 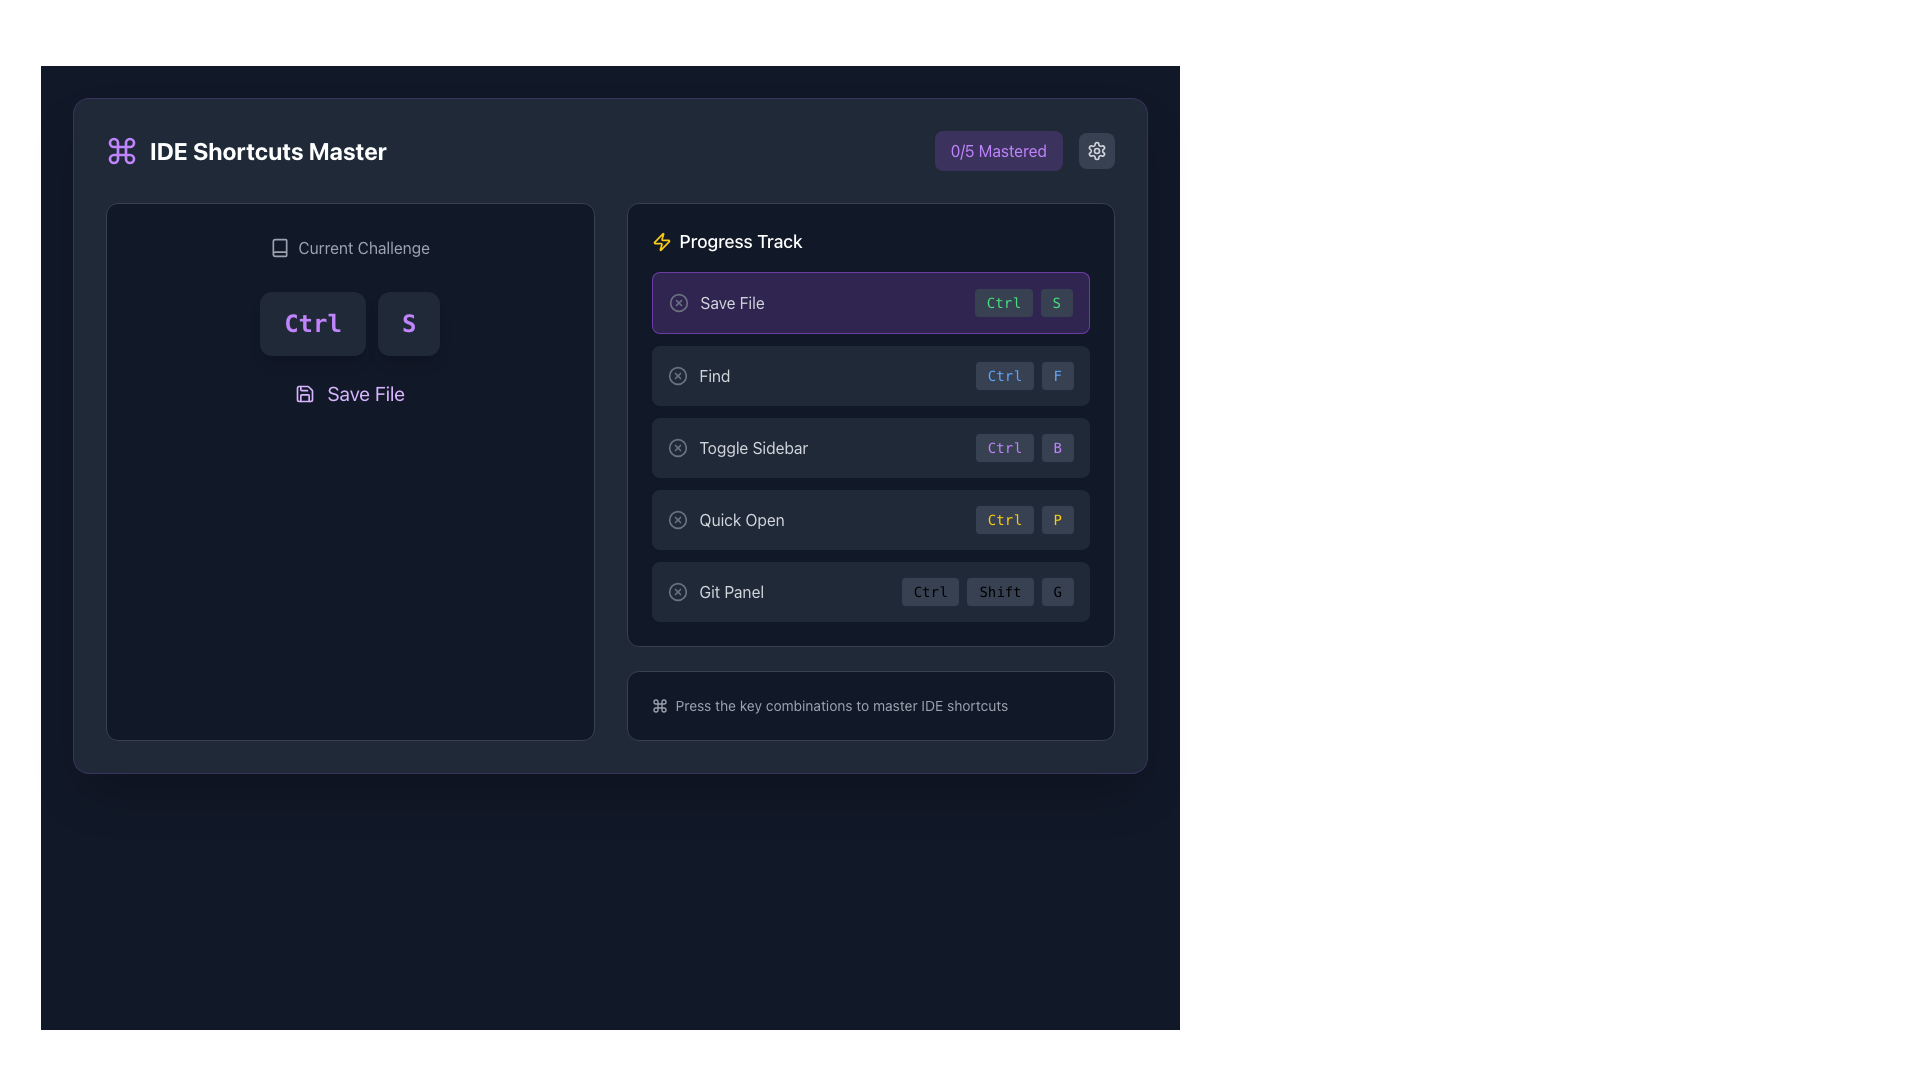 I want to click on the 'Save File' text label, which is displayed in purple font against a dark background and is located below the 'Ctrl + S' shortcut representation, so click(x=366, y=393).